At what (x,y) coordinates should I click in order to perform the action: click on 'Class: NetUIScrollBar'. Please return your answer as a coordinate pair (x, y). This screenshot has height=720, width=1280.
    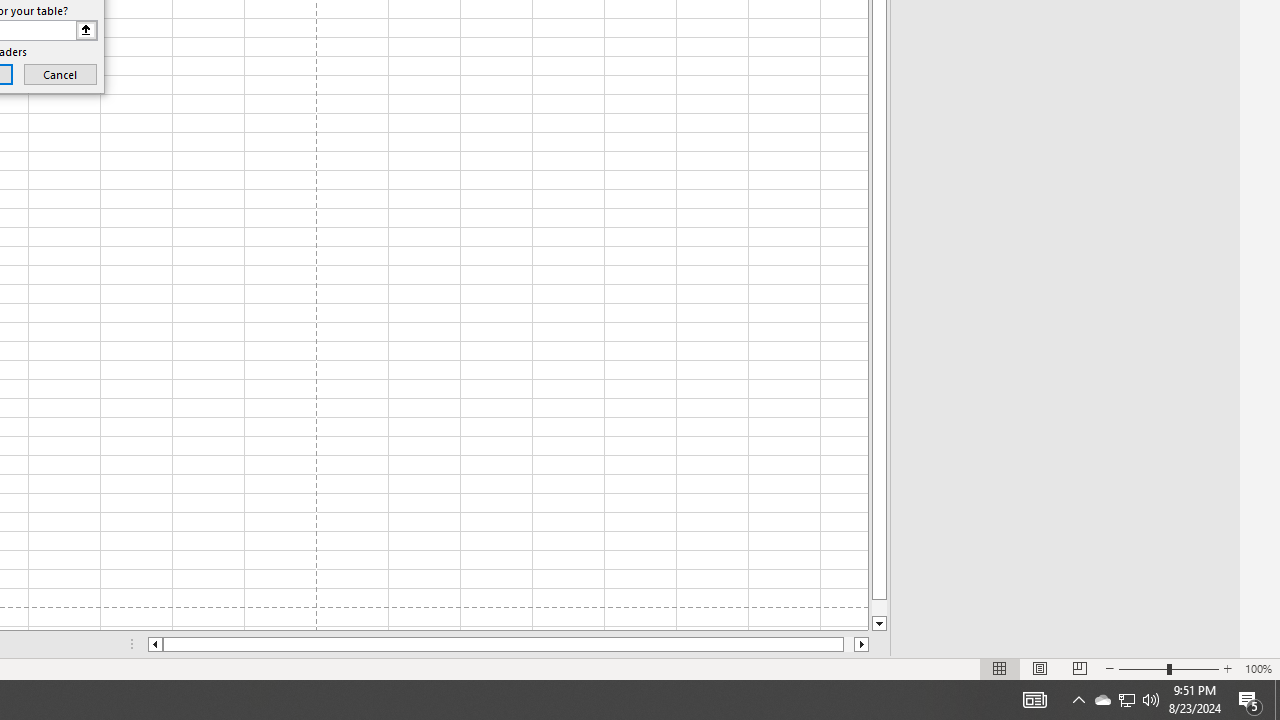
    Looking at the image, I should click on (508, 644).